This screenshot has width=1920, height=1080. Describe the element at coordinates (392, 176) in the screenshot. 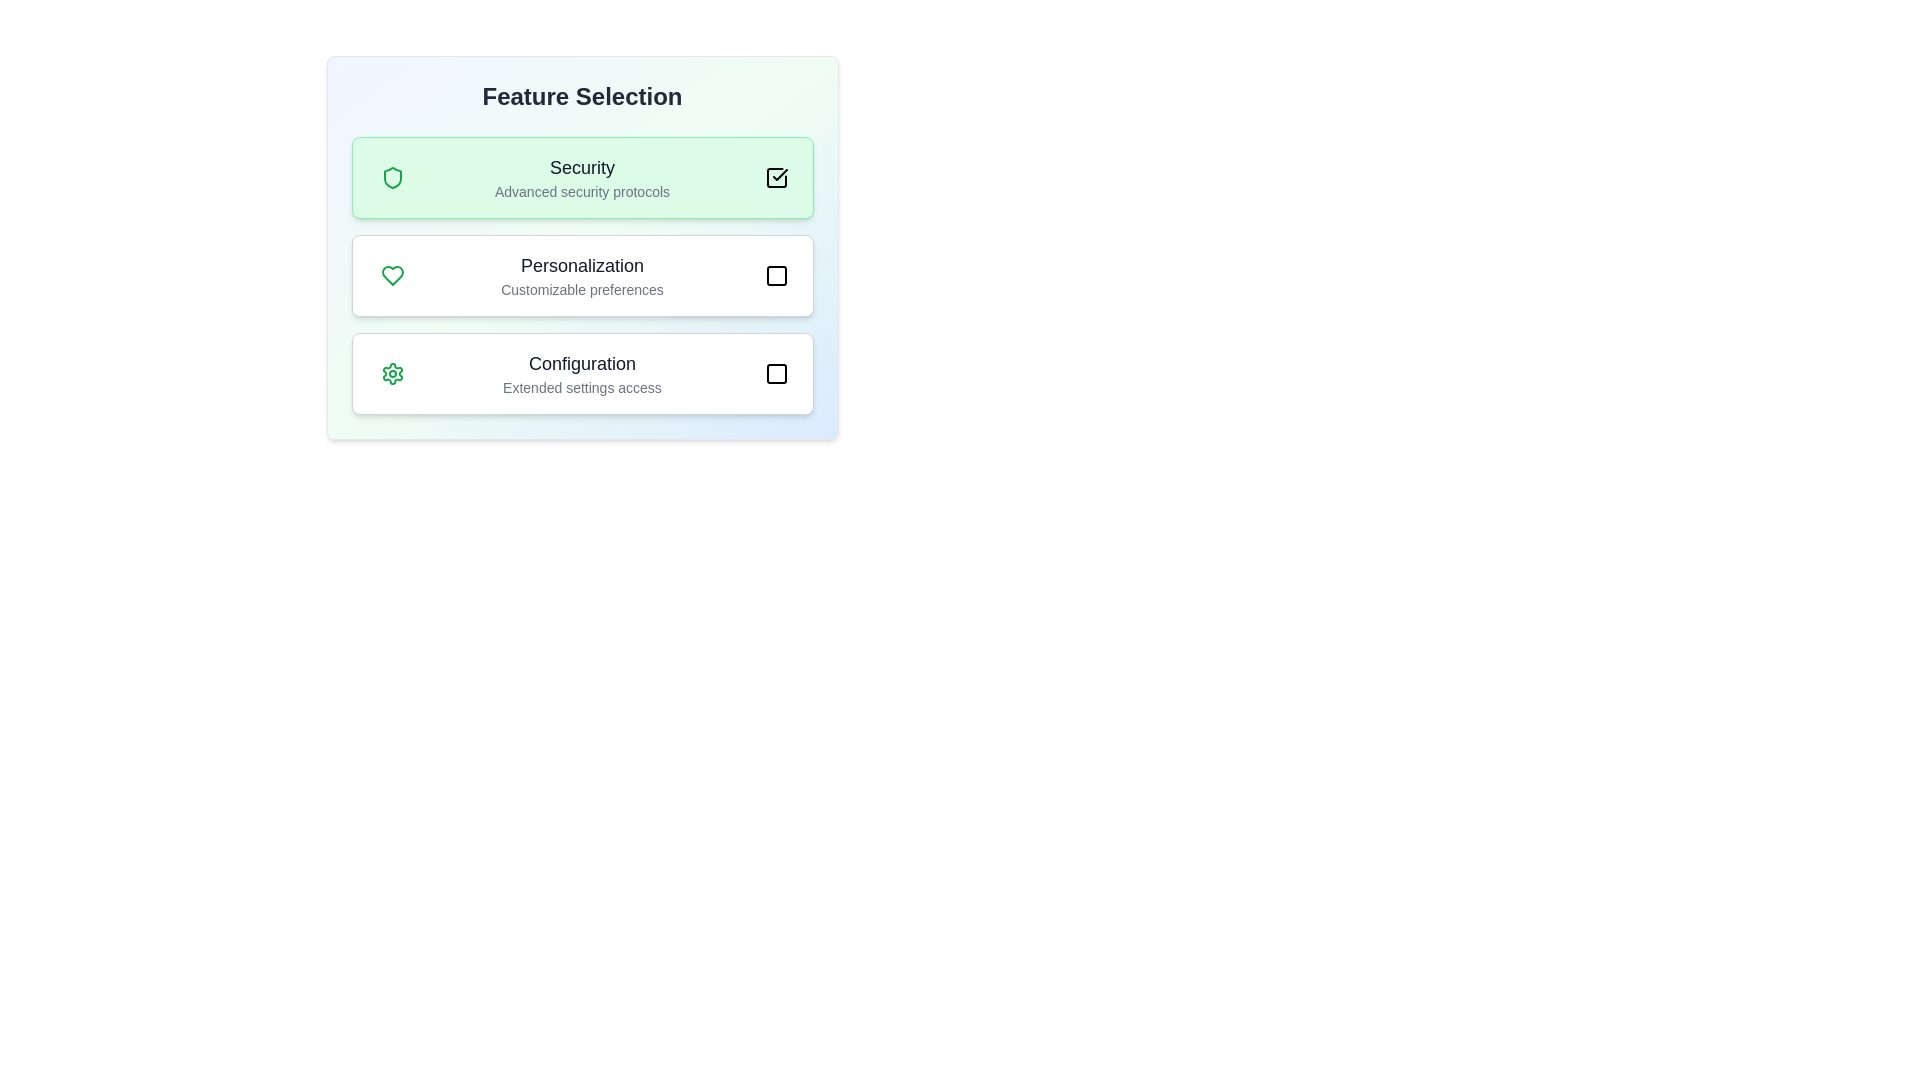

I see `the shield-shaped security icon outlined with a green stroke located on a light green background in the first row under the 'Feature Selection' header` at that location.